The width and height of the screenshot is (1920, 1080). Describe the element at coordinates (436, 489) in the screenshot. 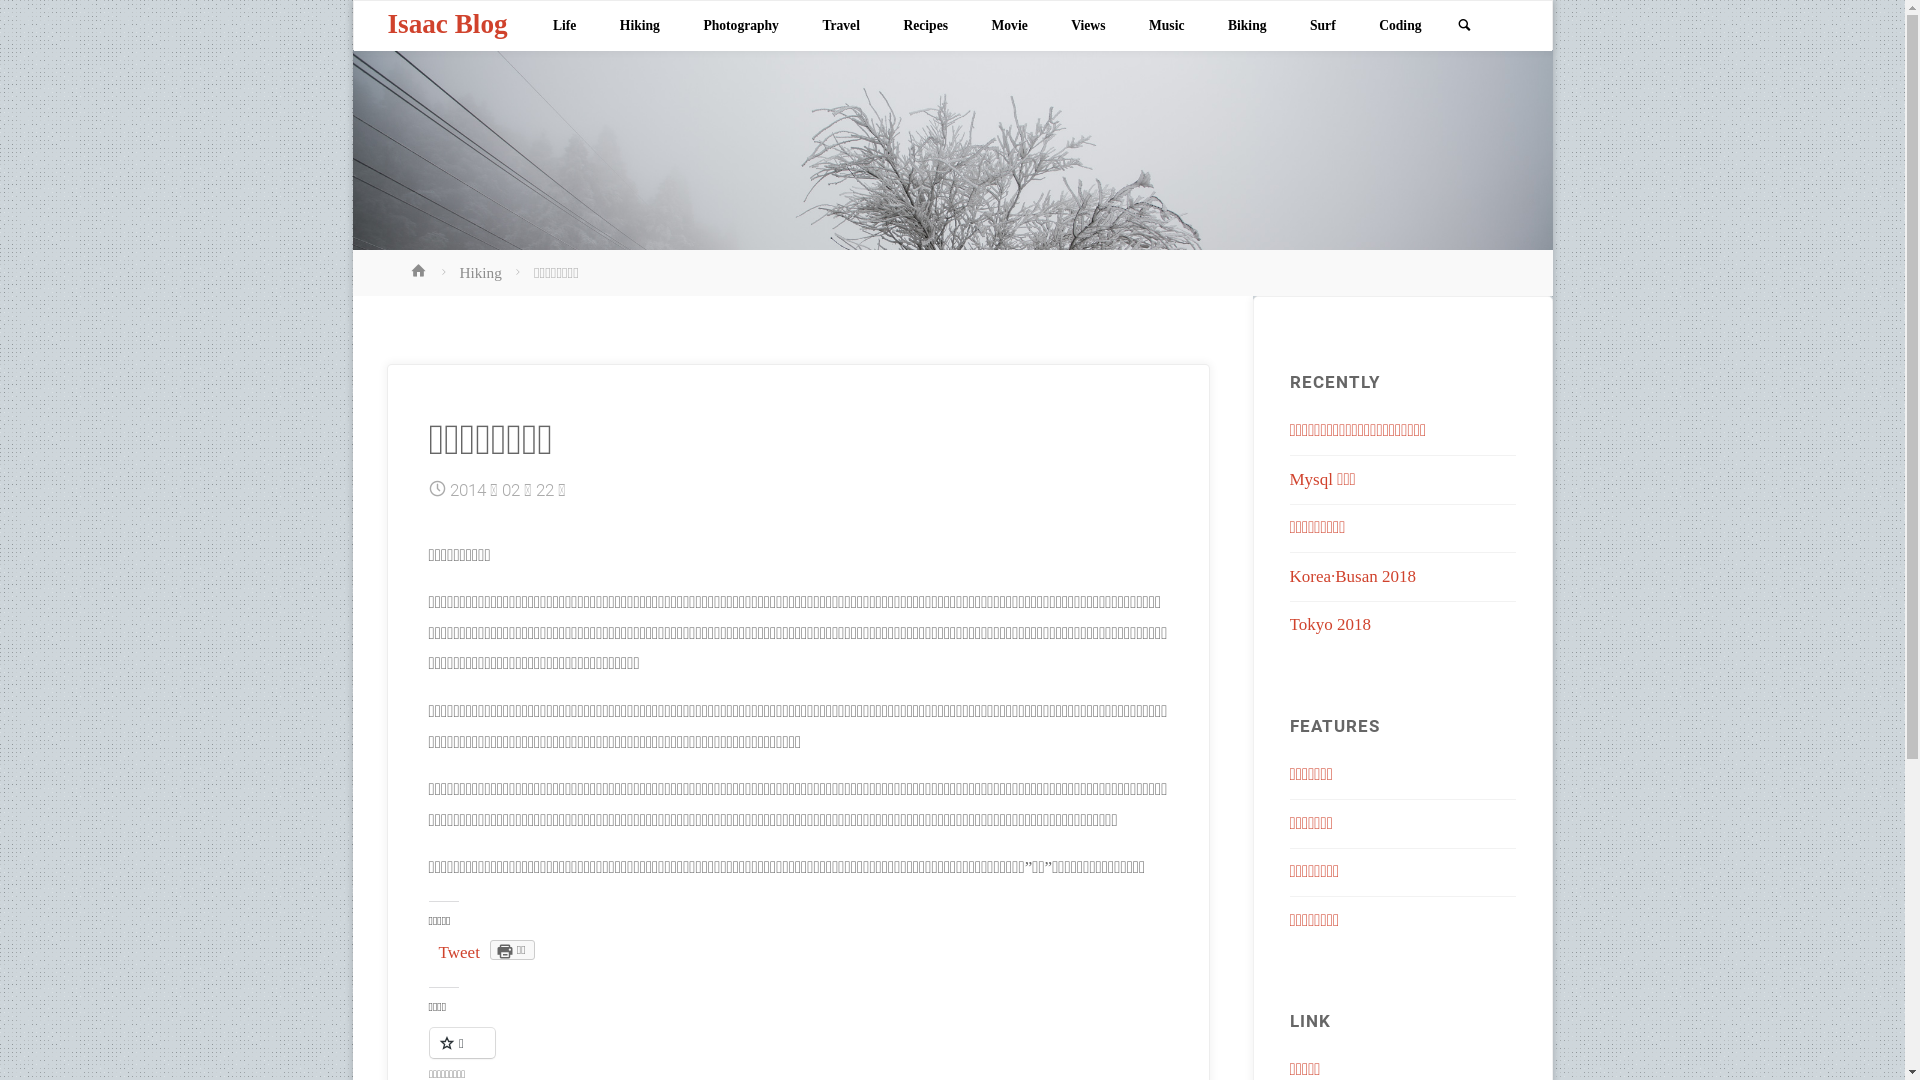

I see `'Date'` at that location.